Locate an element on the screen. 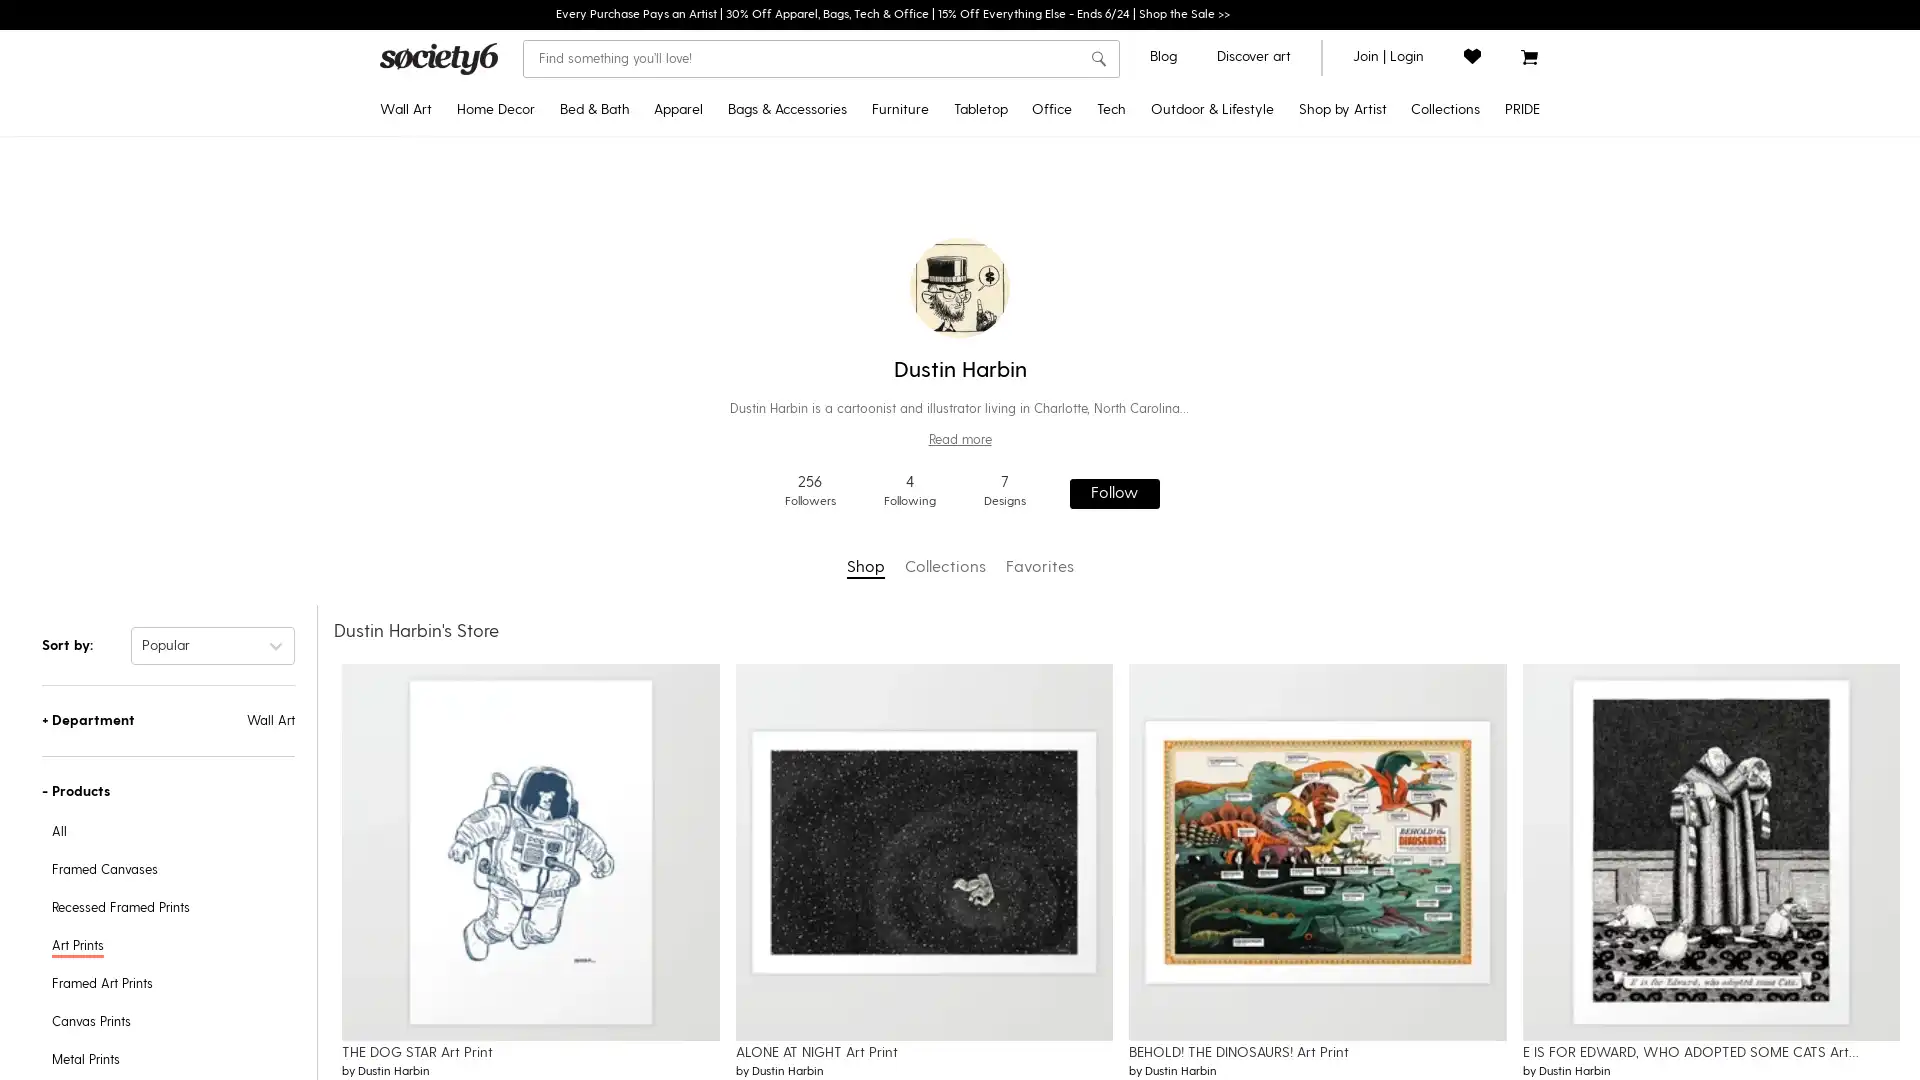 The image size is (1920, 1080). Celebrate Pride Month is located at coordinates (1442, 160).